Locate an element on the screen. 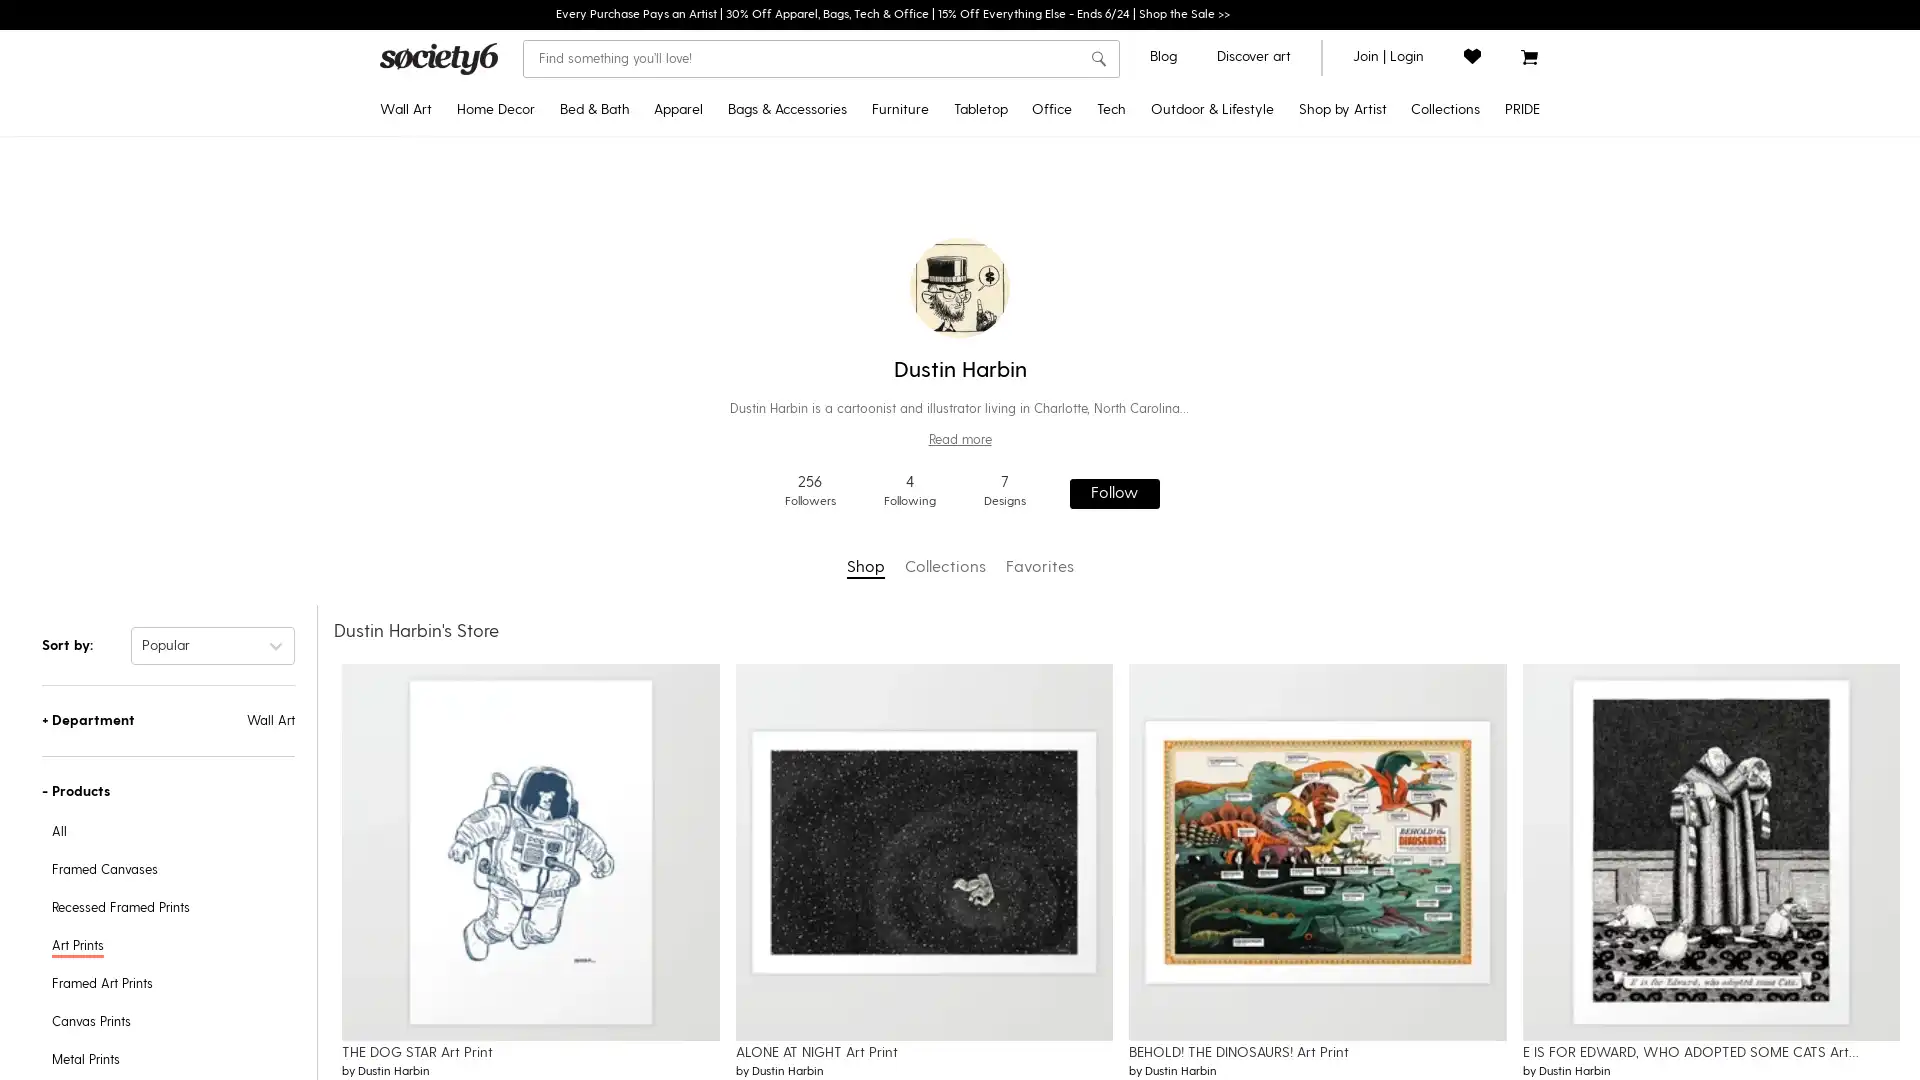 The image size is (1920, 1080). Celebrate Pride Month is located at coordinates (1442, 160).